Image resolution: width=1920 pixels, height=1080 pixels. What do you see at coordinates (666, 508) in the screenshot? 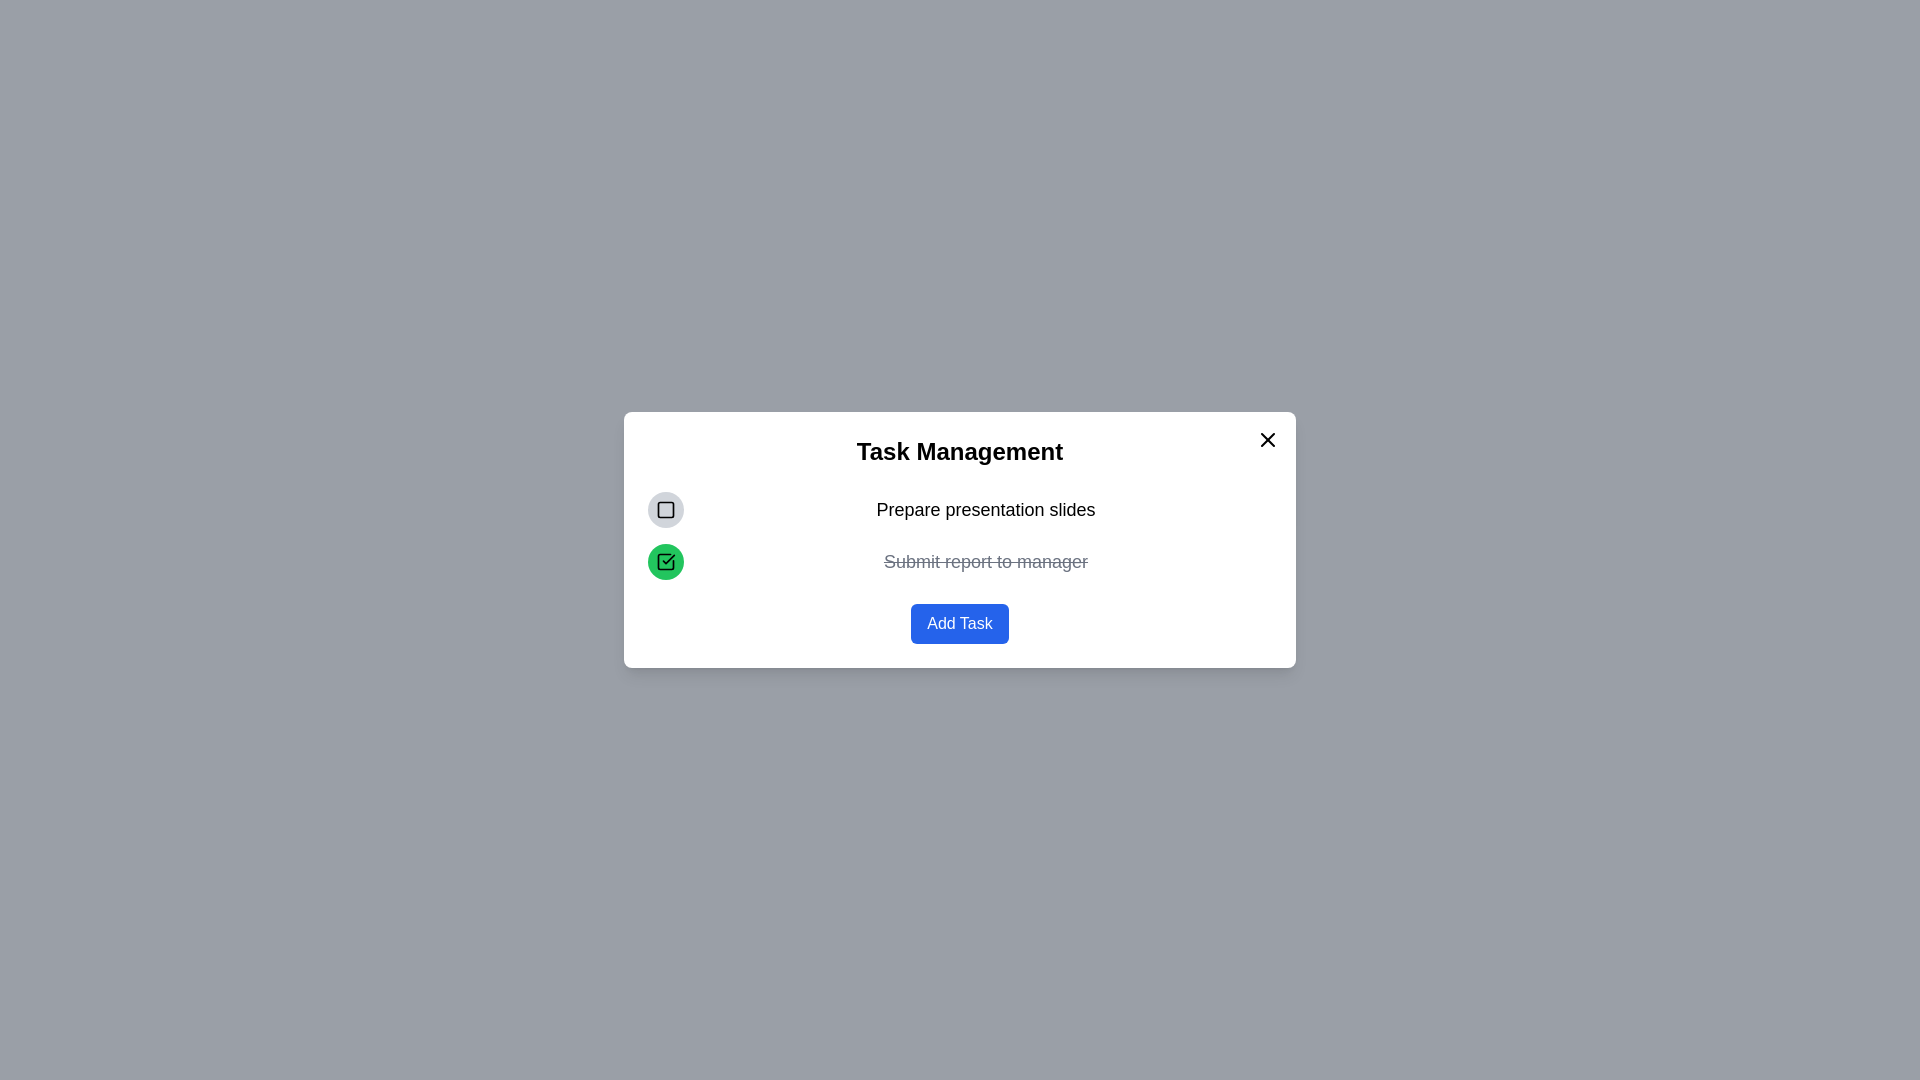
I see `the button labeled 'Prepare presentation slides'` at bounding box center [666, 508].